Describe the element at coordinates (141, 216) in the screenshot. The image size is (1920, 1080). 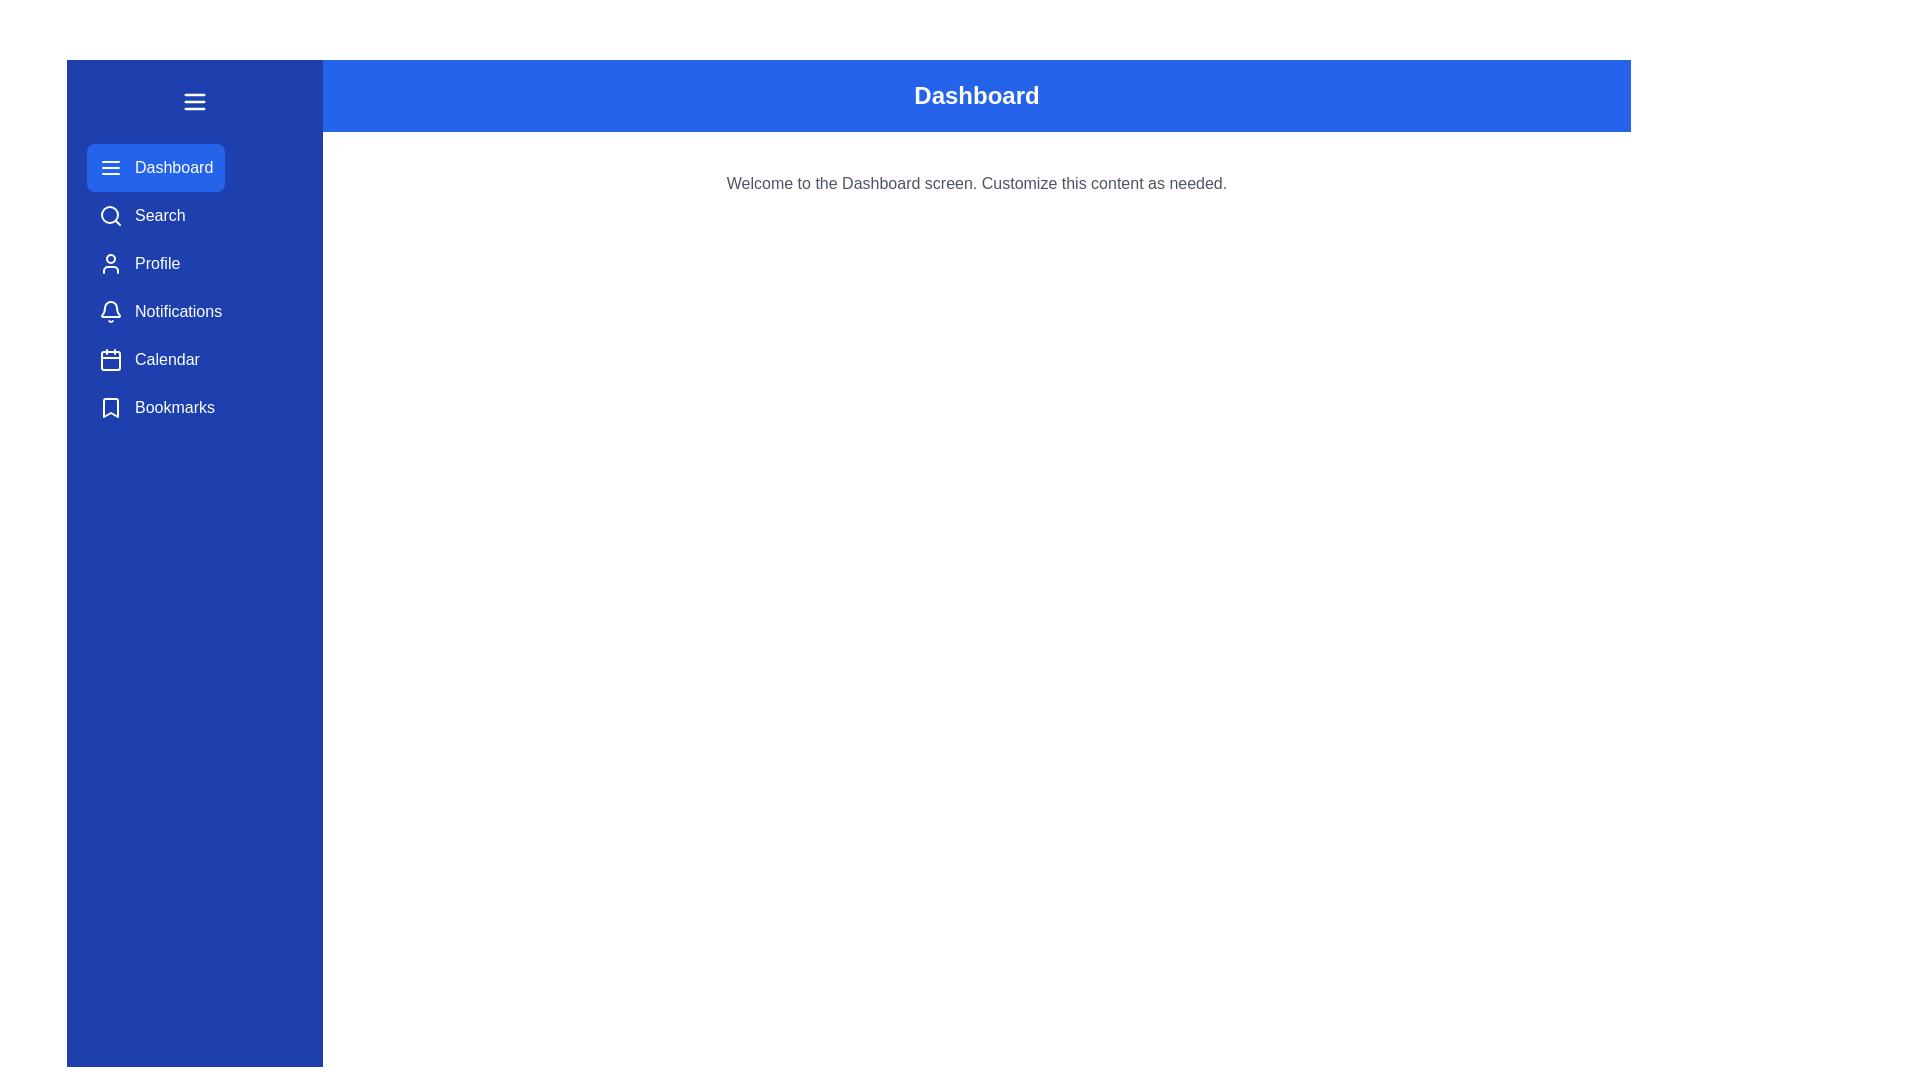
I see `the 'Search' Navigation Button, which is the second menu item in the vertical navigation bar, featuring a magnifying glass icon and white text against a blue background` at that location.